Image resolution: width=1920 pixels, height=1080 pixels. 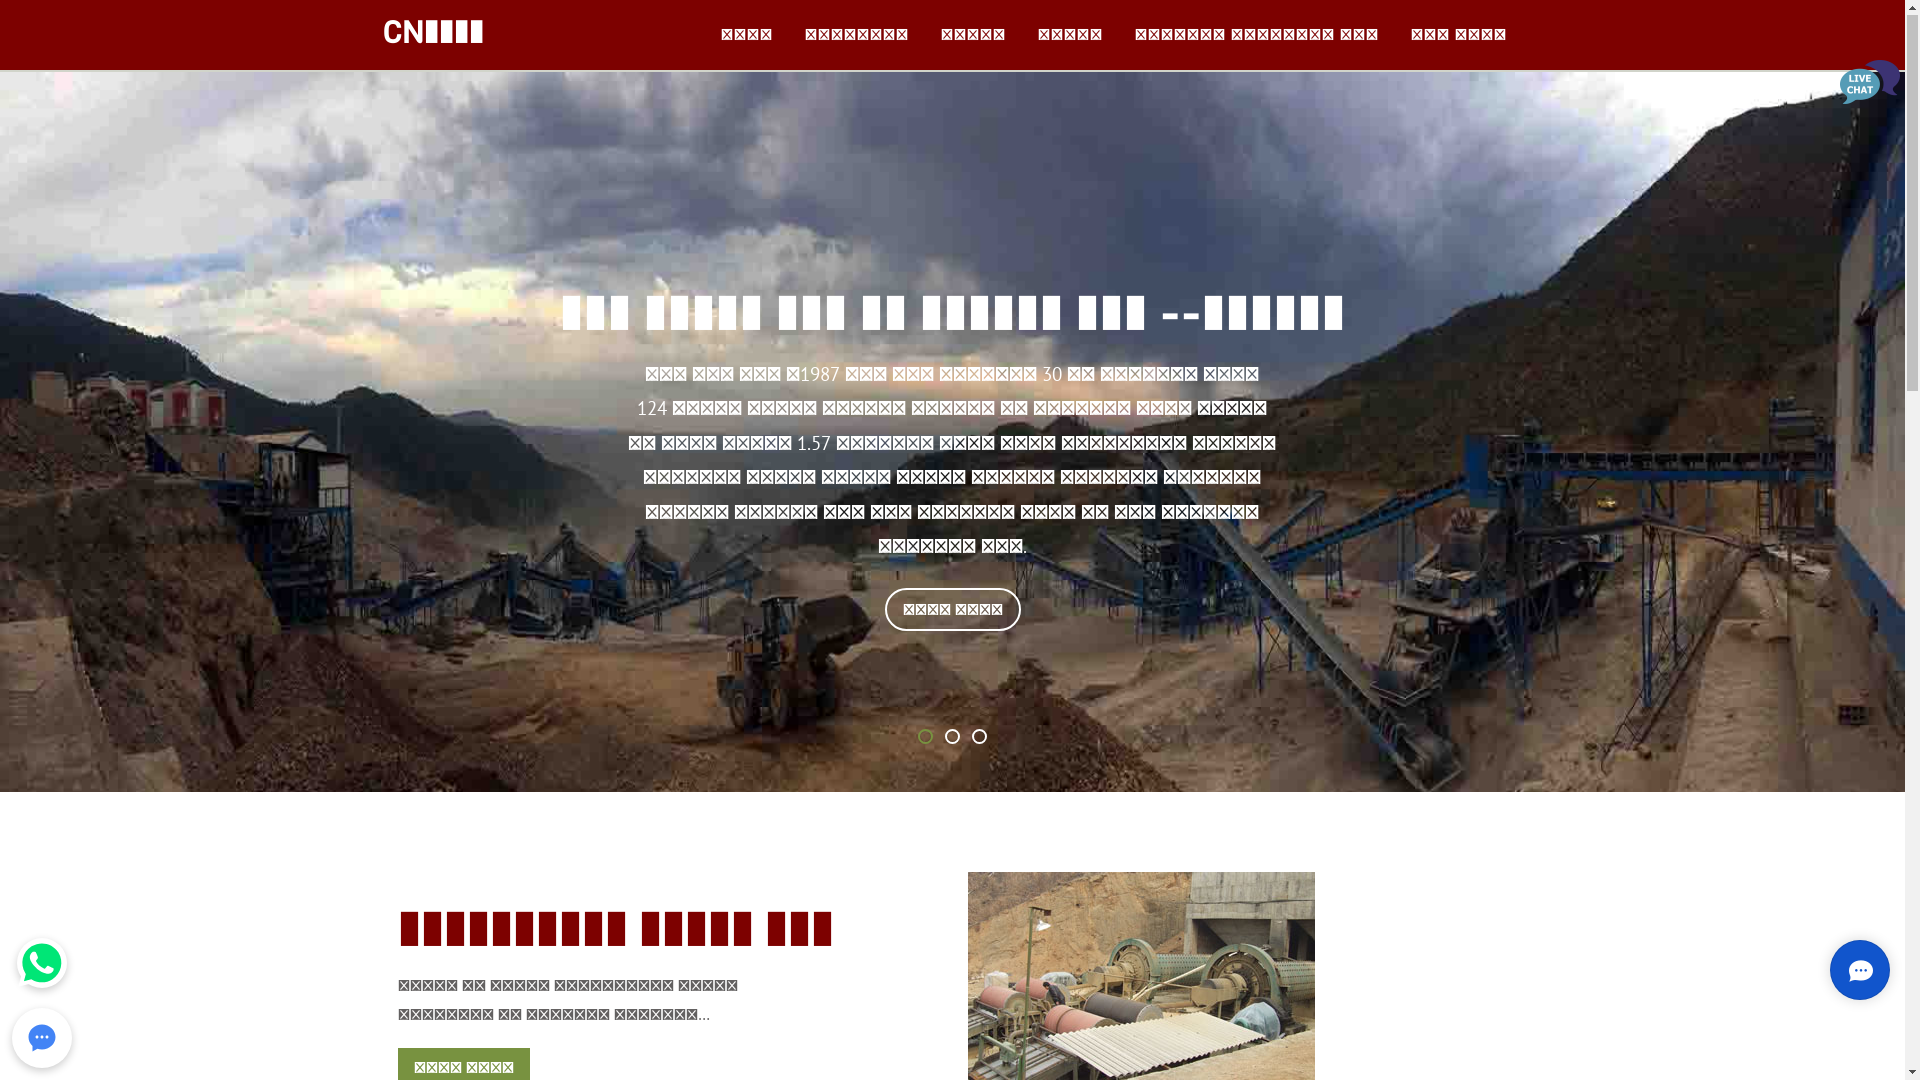 I want to click on '3', so click(x=979, y=737).